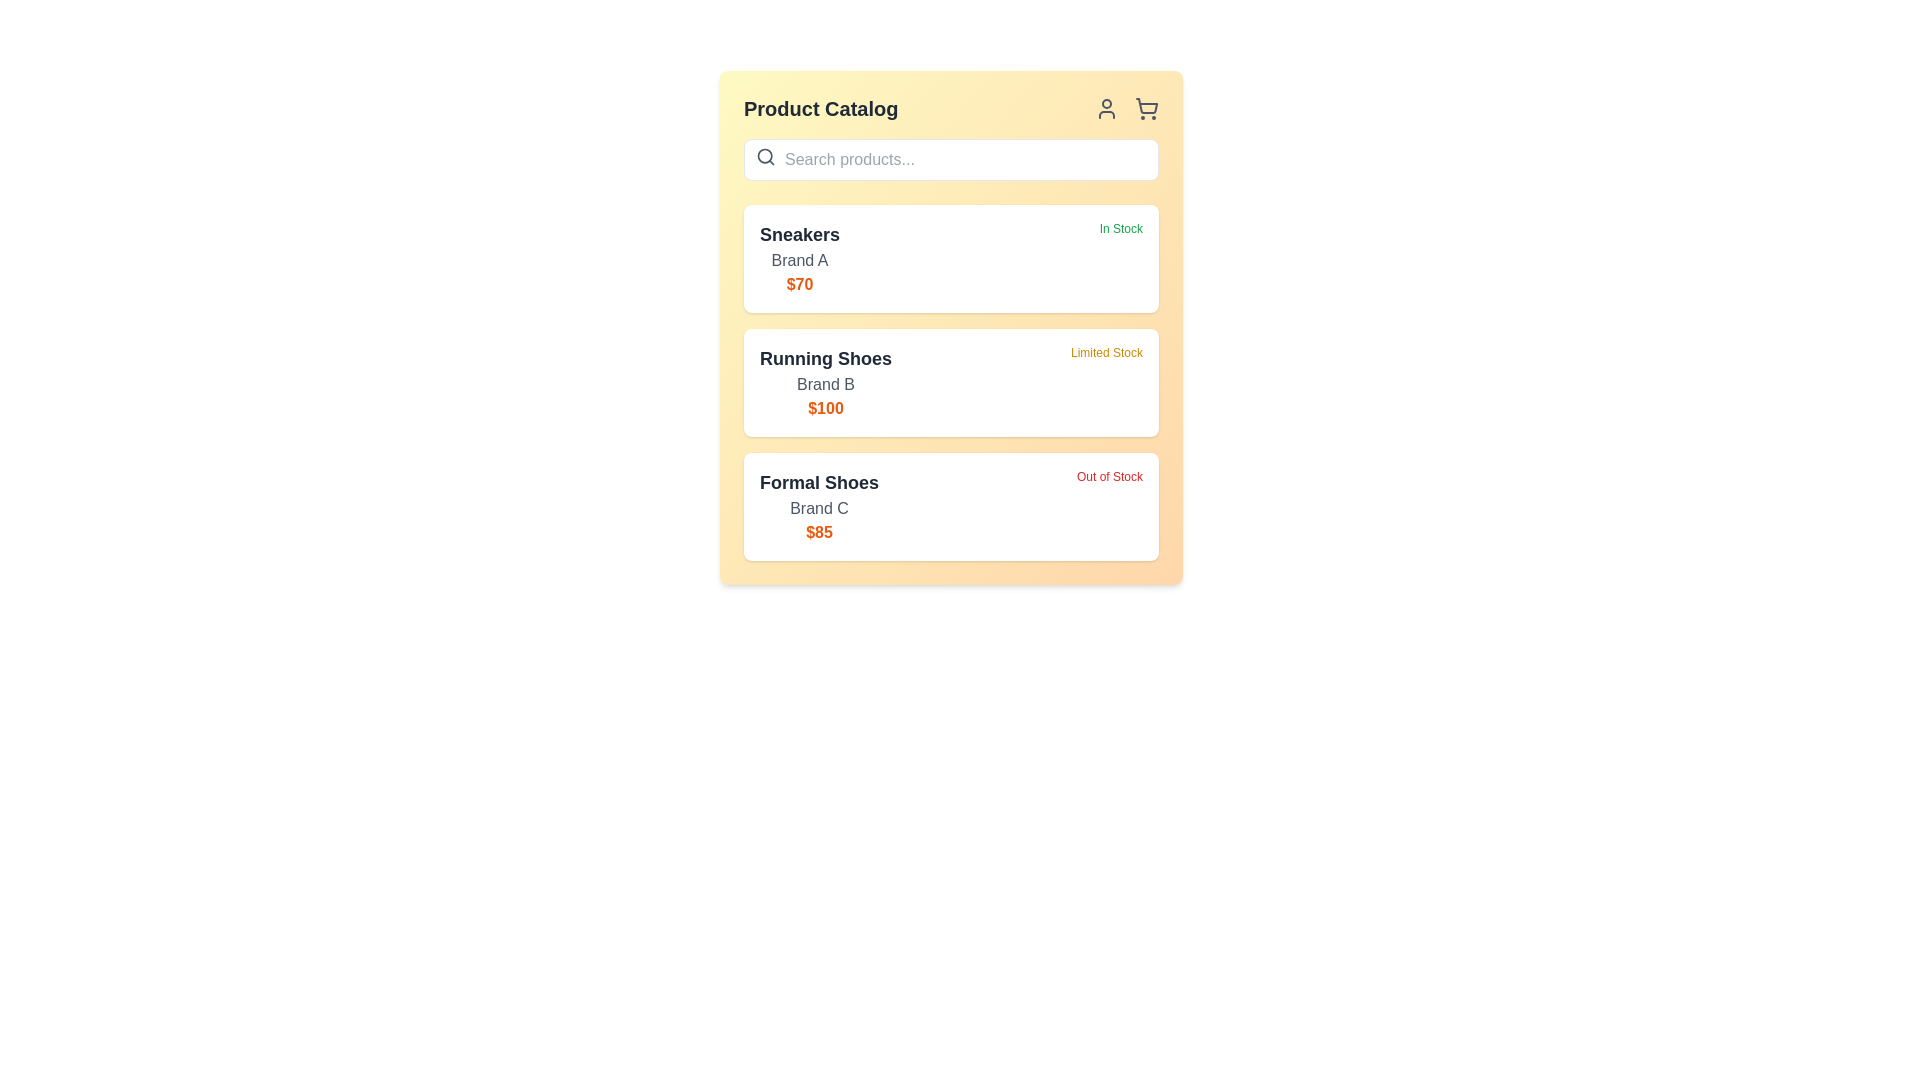  Describe the element at coordinates (1108, 505) in the screenshot. I see `the text label indicating the availability status of 'Formal Shoes', which is located in the top-right corner of the product card and is visually separated by its red color` at that location.